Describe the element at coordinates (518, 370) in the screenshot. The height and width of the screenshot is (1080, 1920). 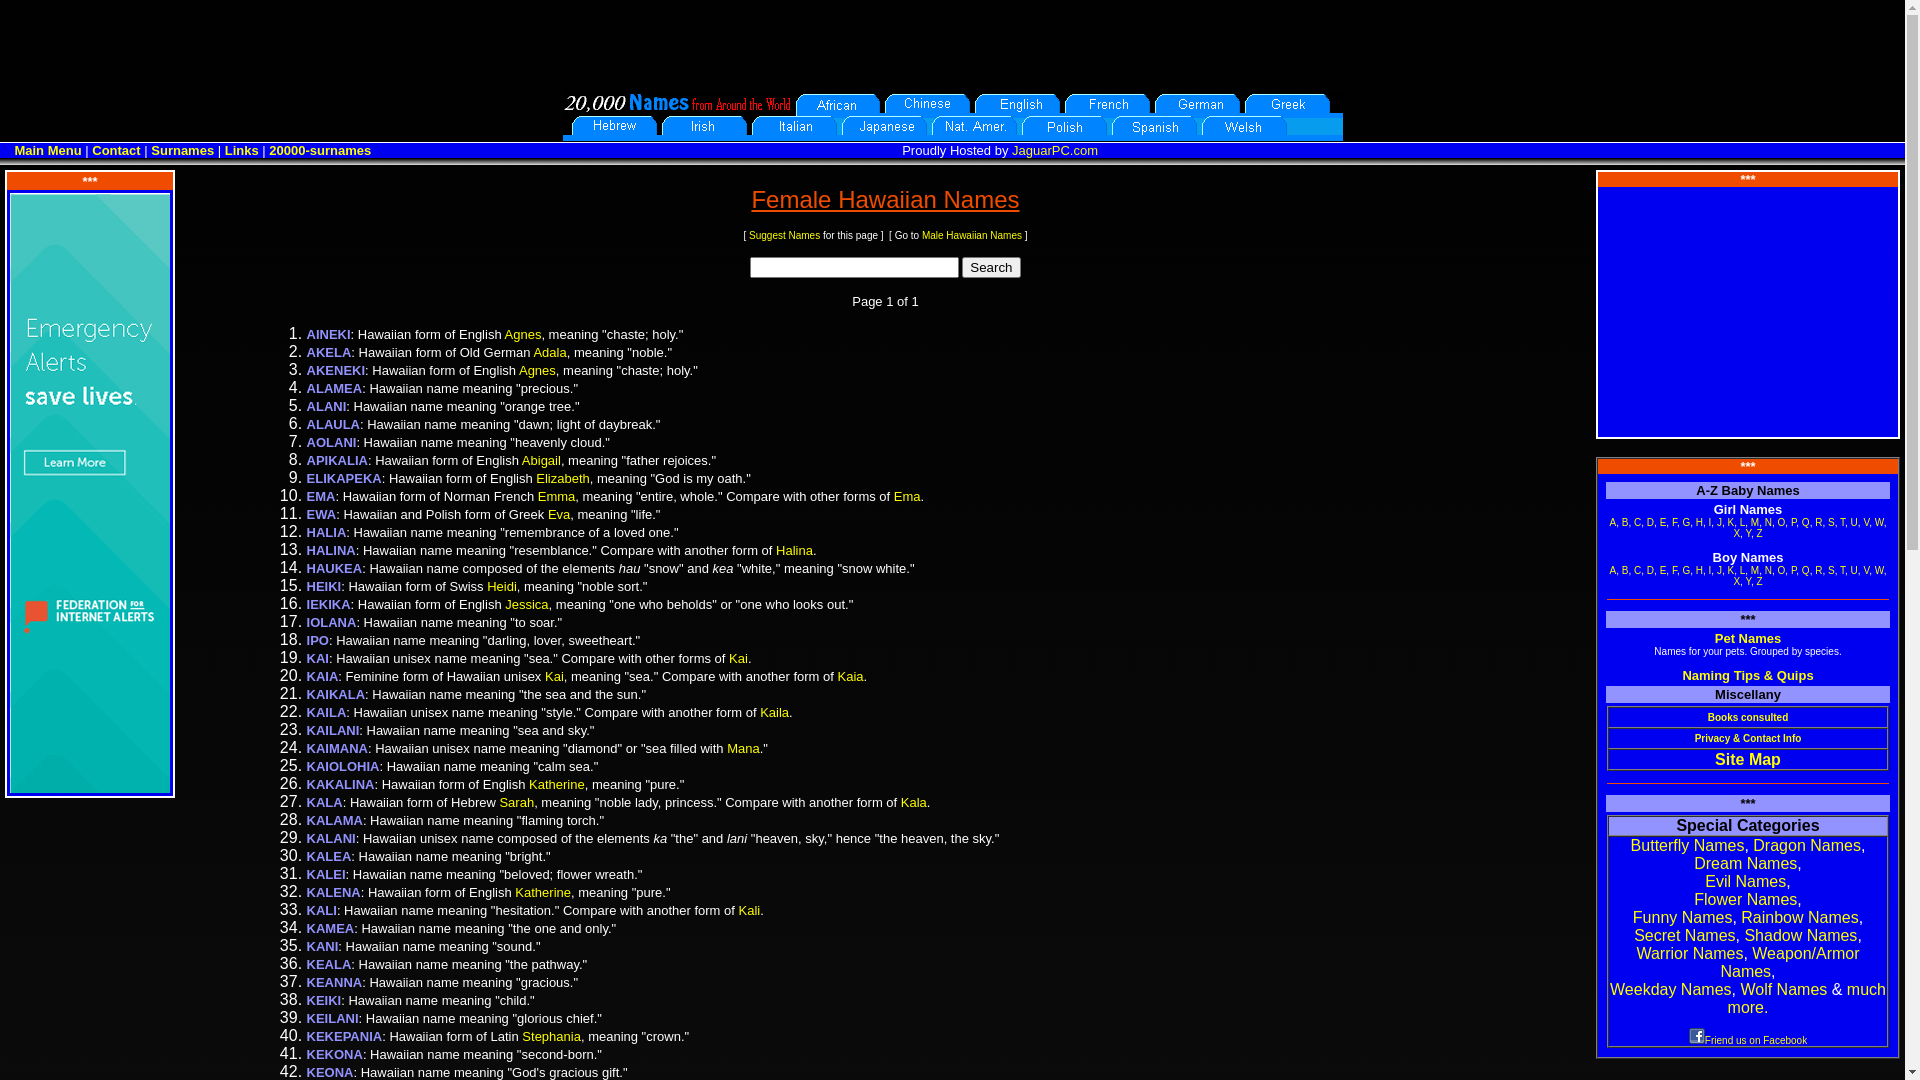
I see `'Agnes'` at that location.